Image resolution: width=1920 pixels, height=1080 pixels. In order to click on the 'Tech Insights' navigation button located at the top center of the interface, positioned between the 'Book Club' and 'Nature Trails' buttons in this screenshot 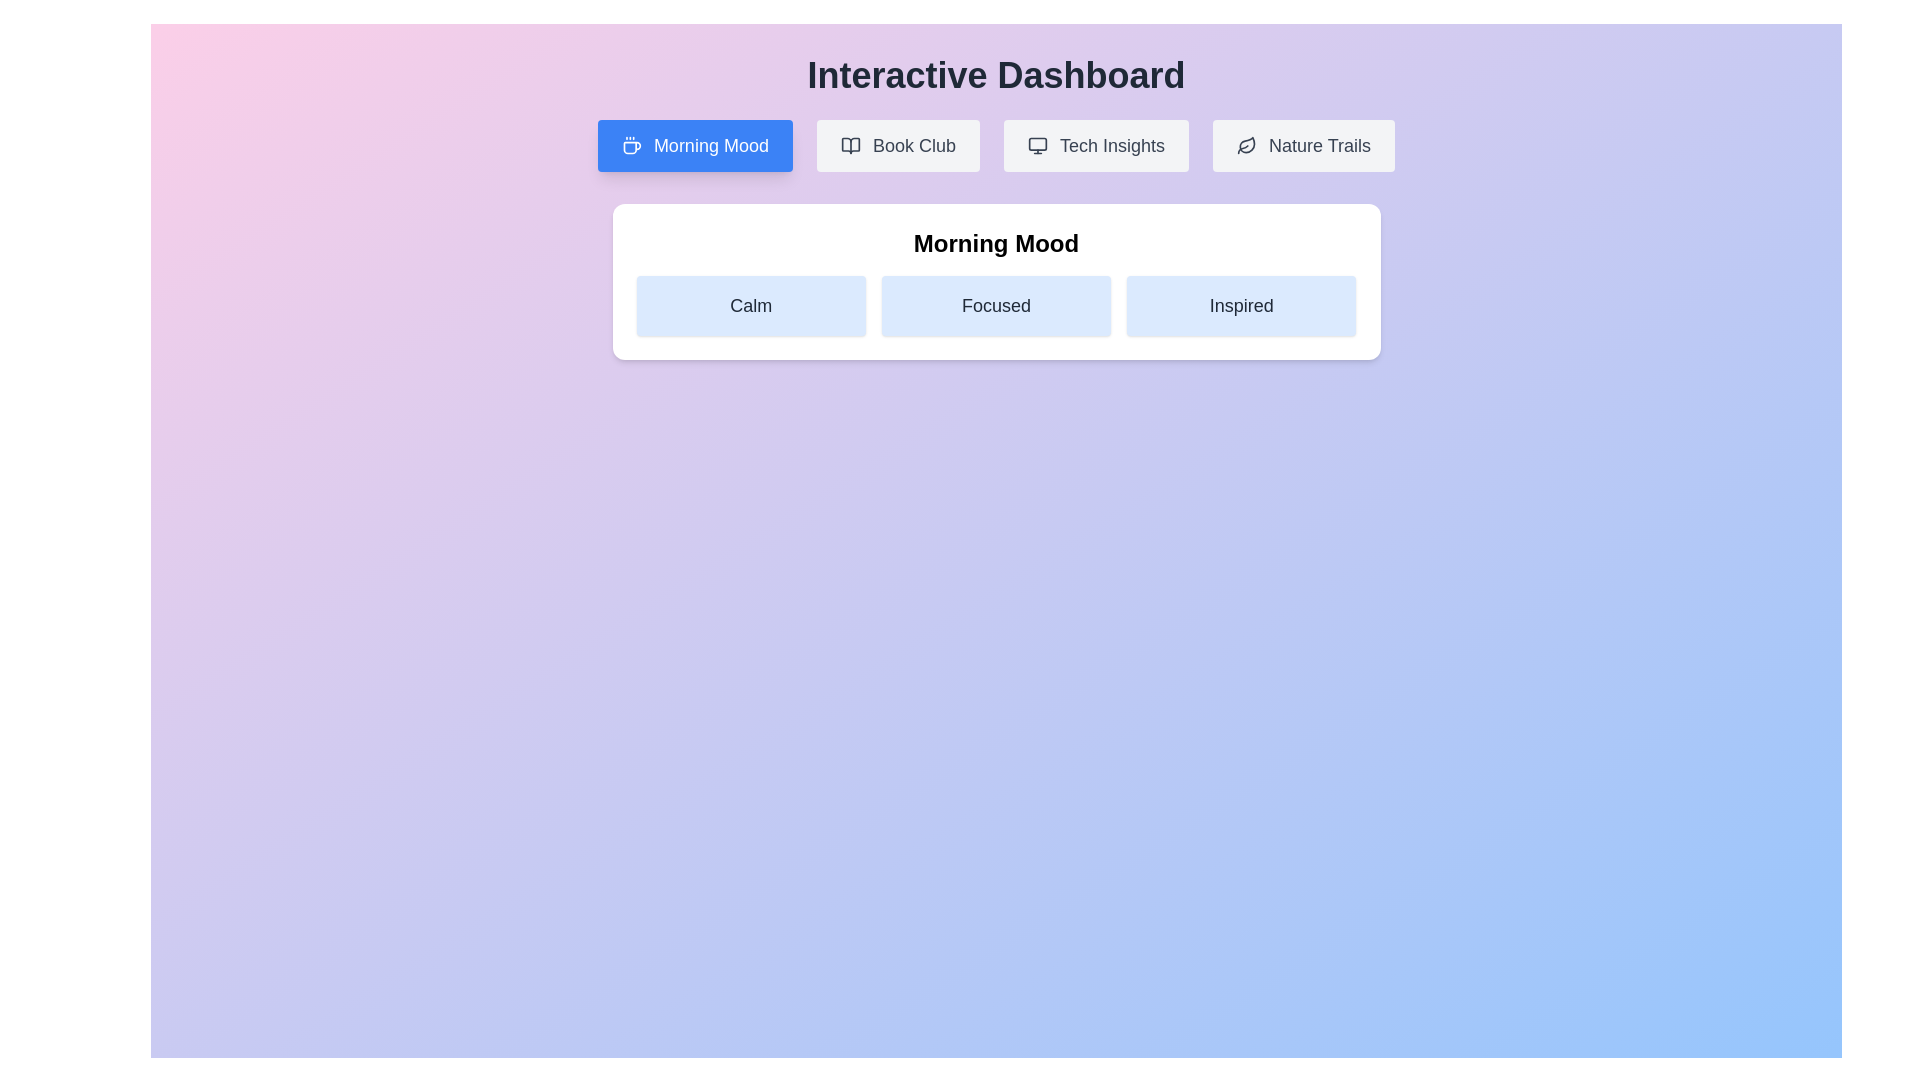, I will do `click(1095, 145)`.